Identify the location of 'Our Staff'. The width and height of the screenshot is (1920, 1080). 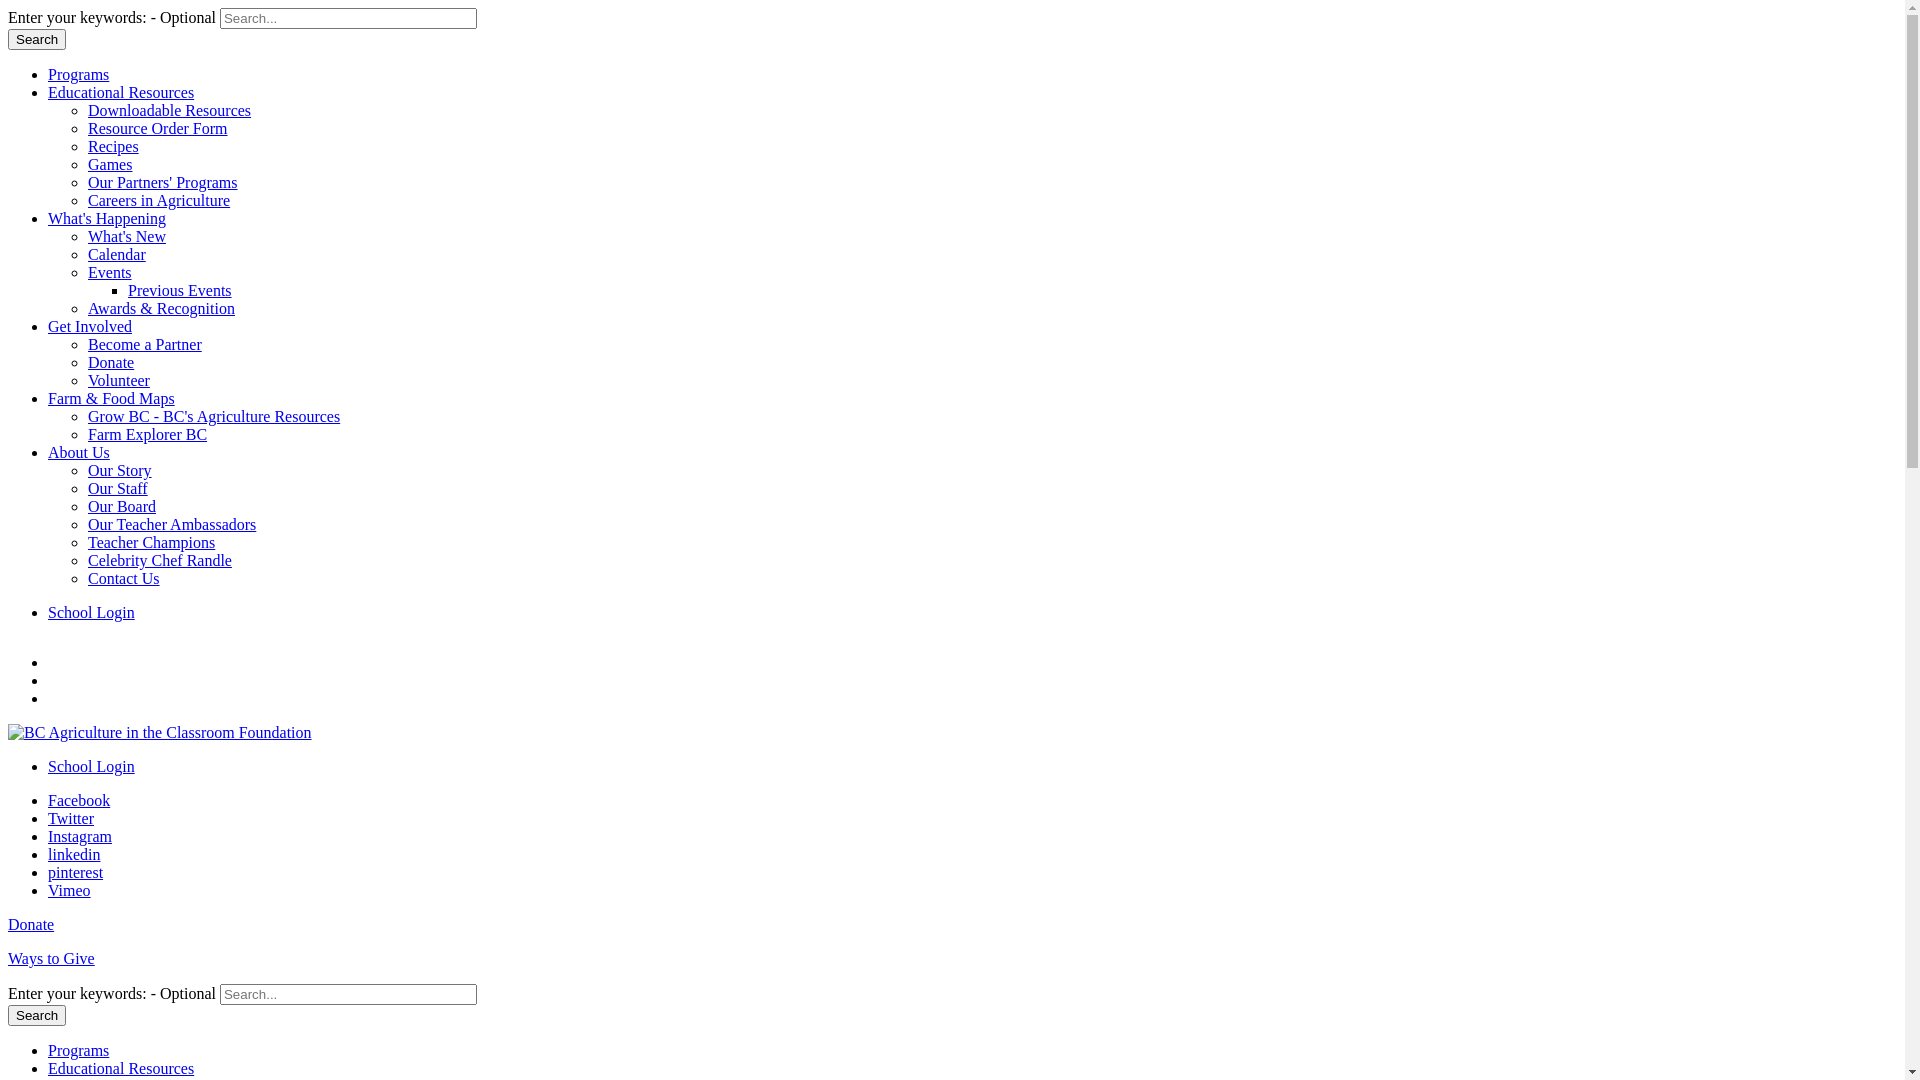
(117, 488).